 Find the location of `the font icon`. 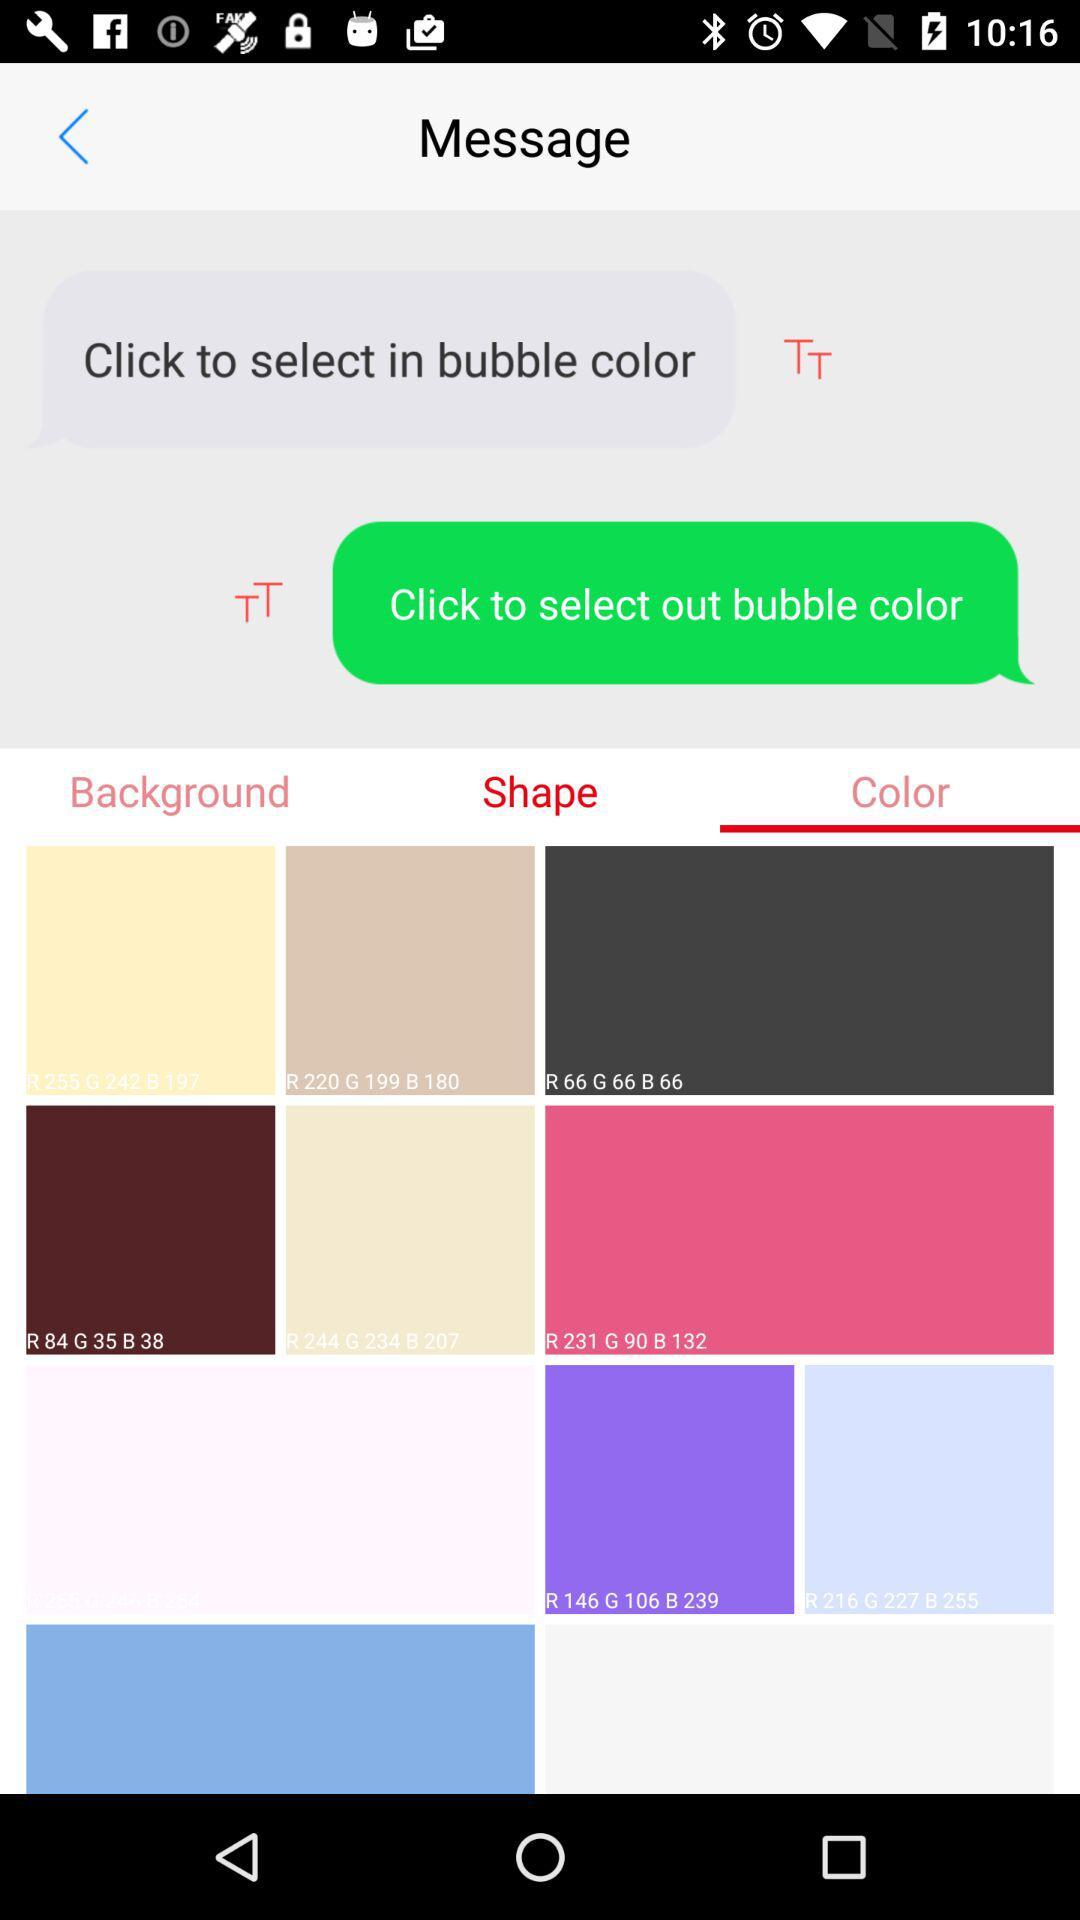

the font icon is located at coordinates (257, 601).